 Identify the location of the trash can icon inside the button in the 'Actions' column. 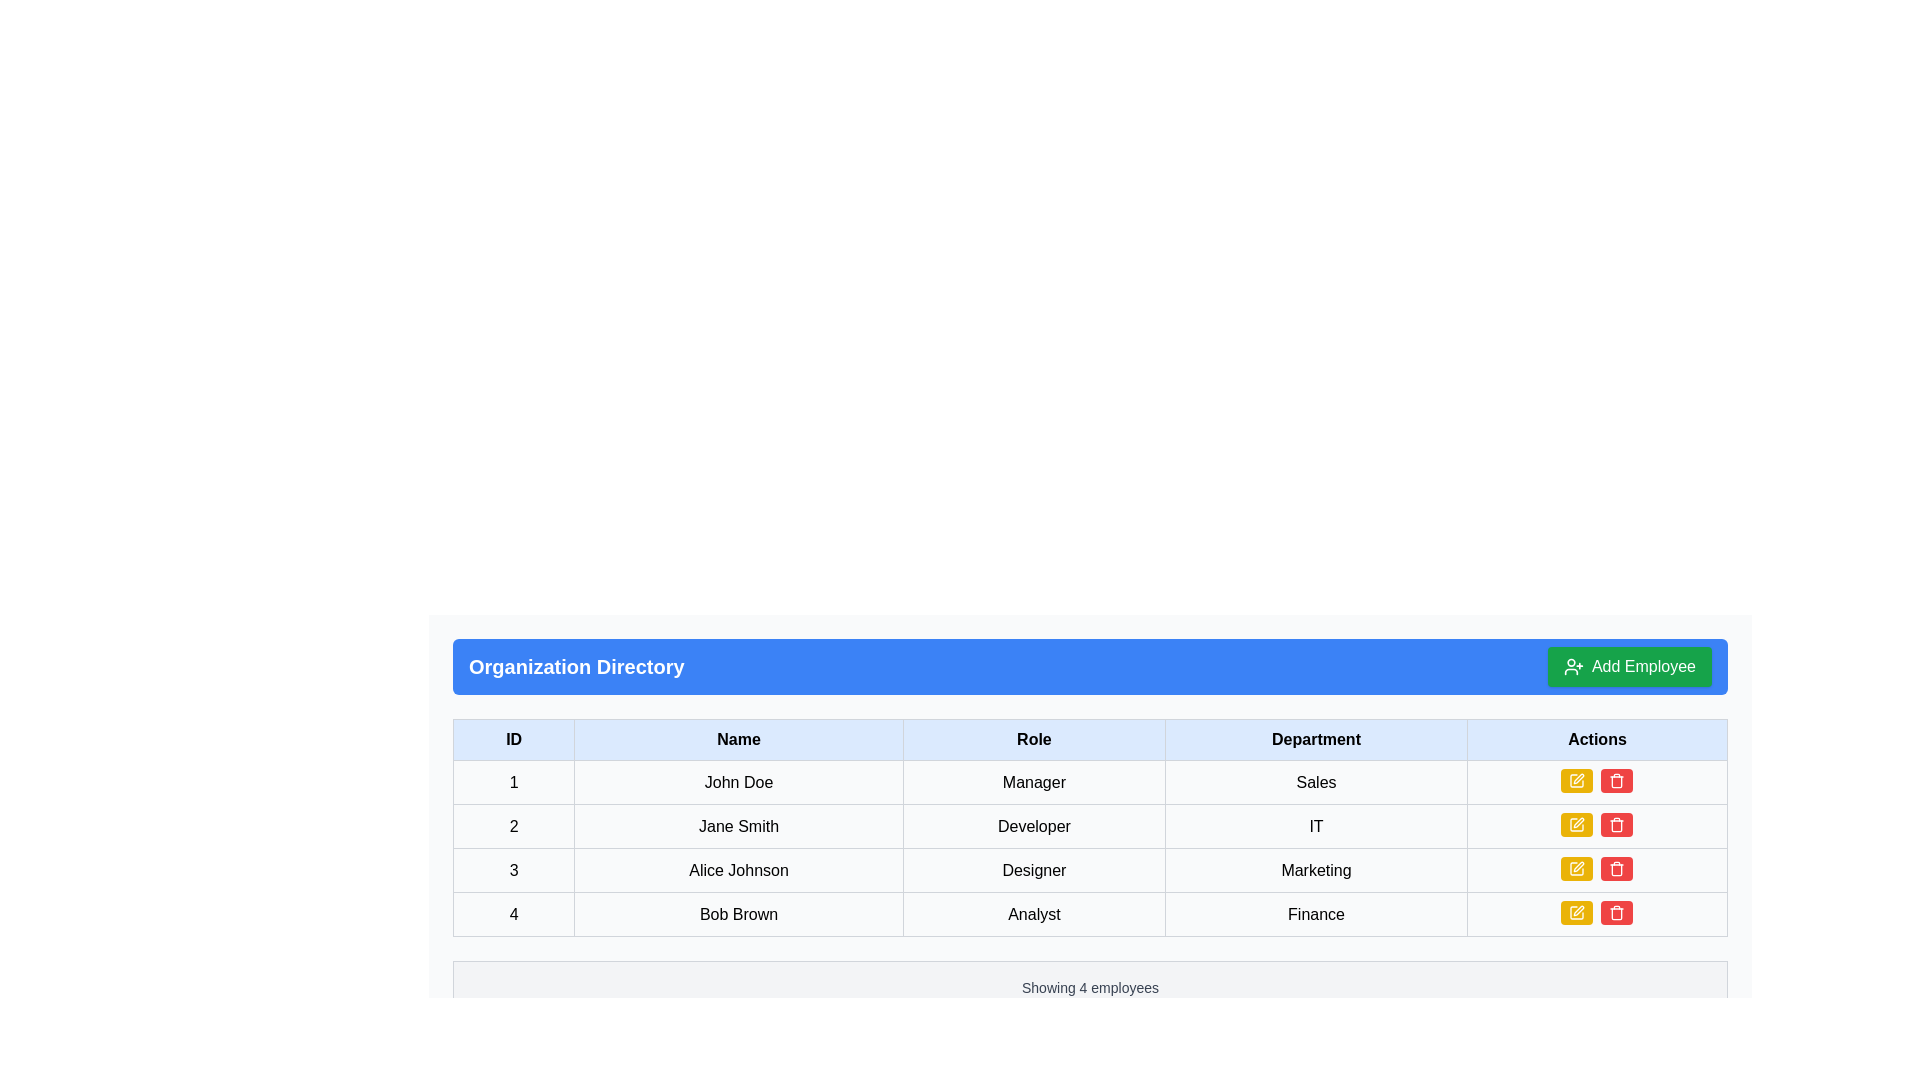
(1617, 825).